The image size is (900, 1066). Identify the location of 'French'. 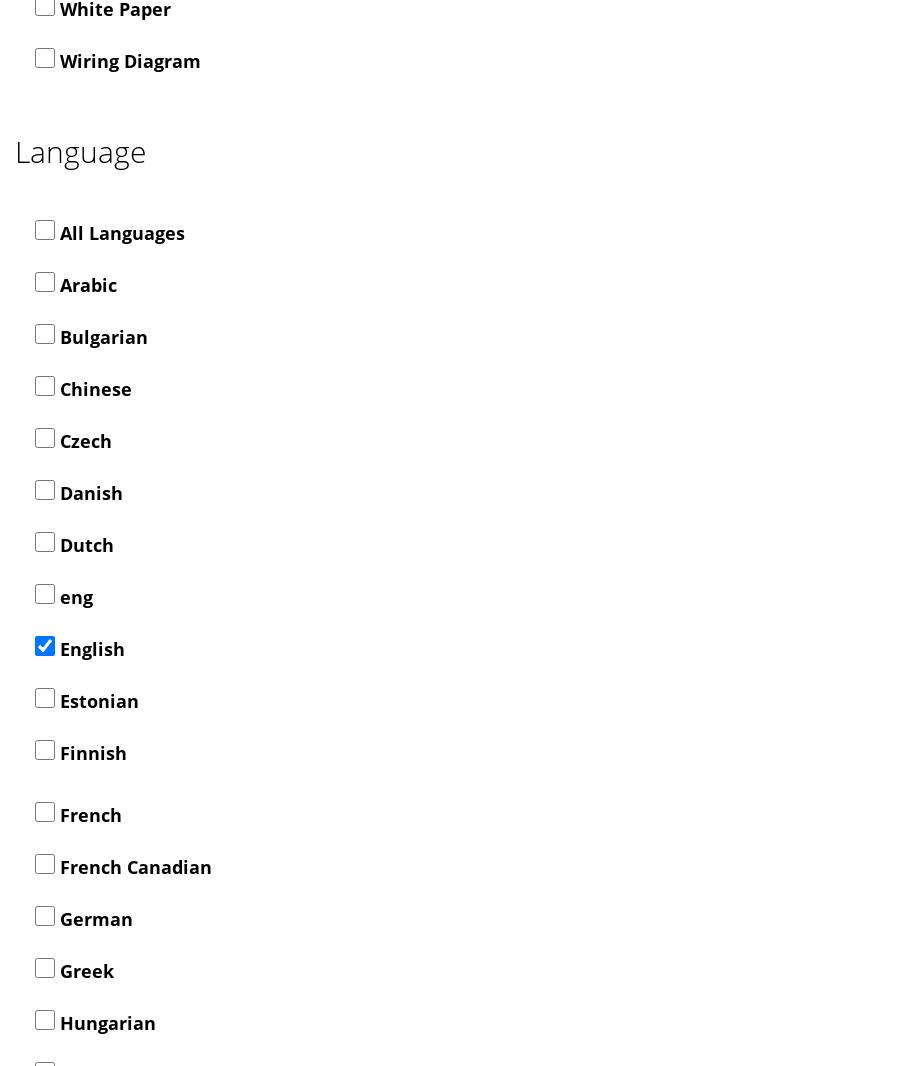
(87, 813).